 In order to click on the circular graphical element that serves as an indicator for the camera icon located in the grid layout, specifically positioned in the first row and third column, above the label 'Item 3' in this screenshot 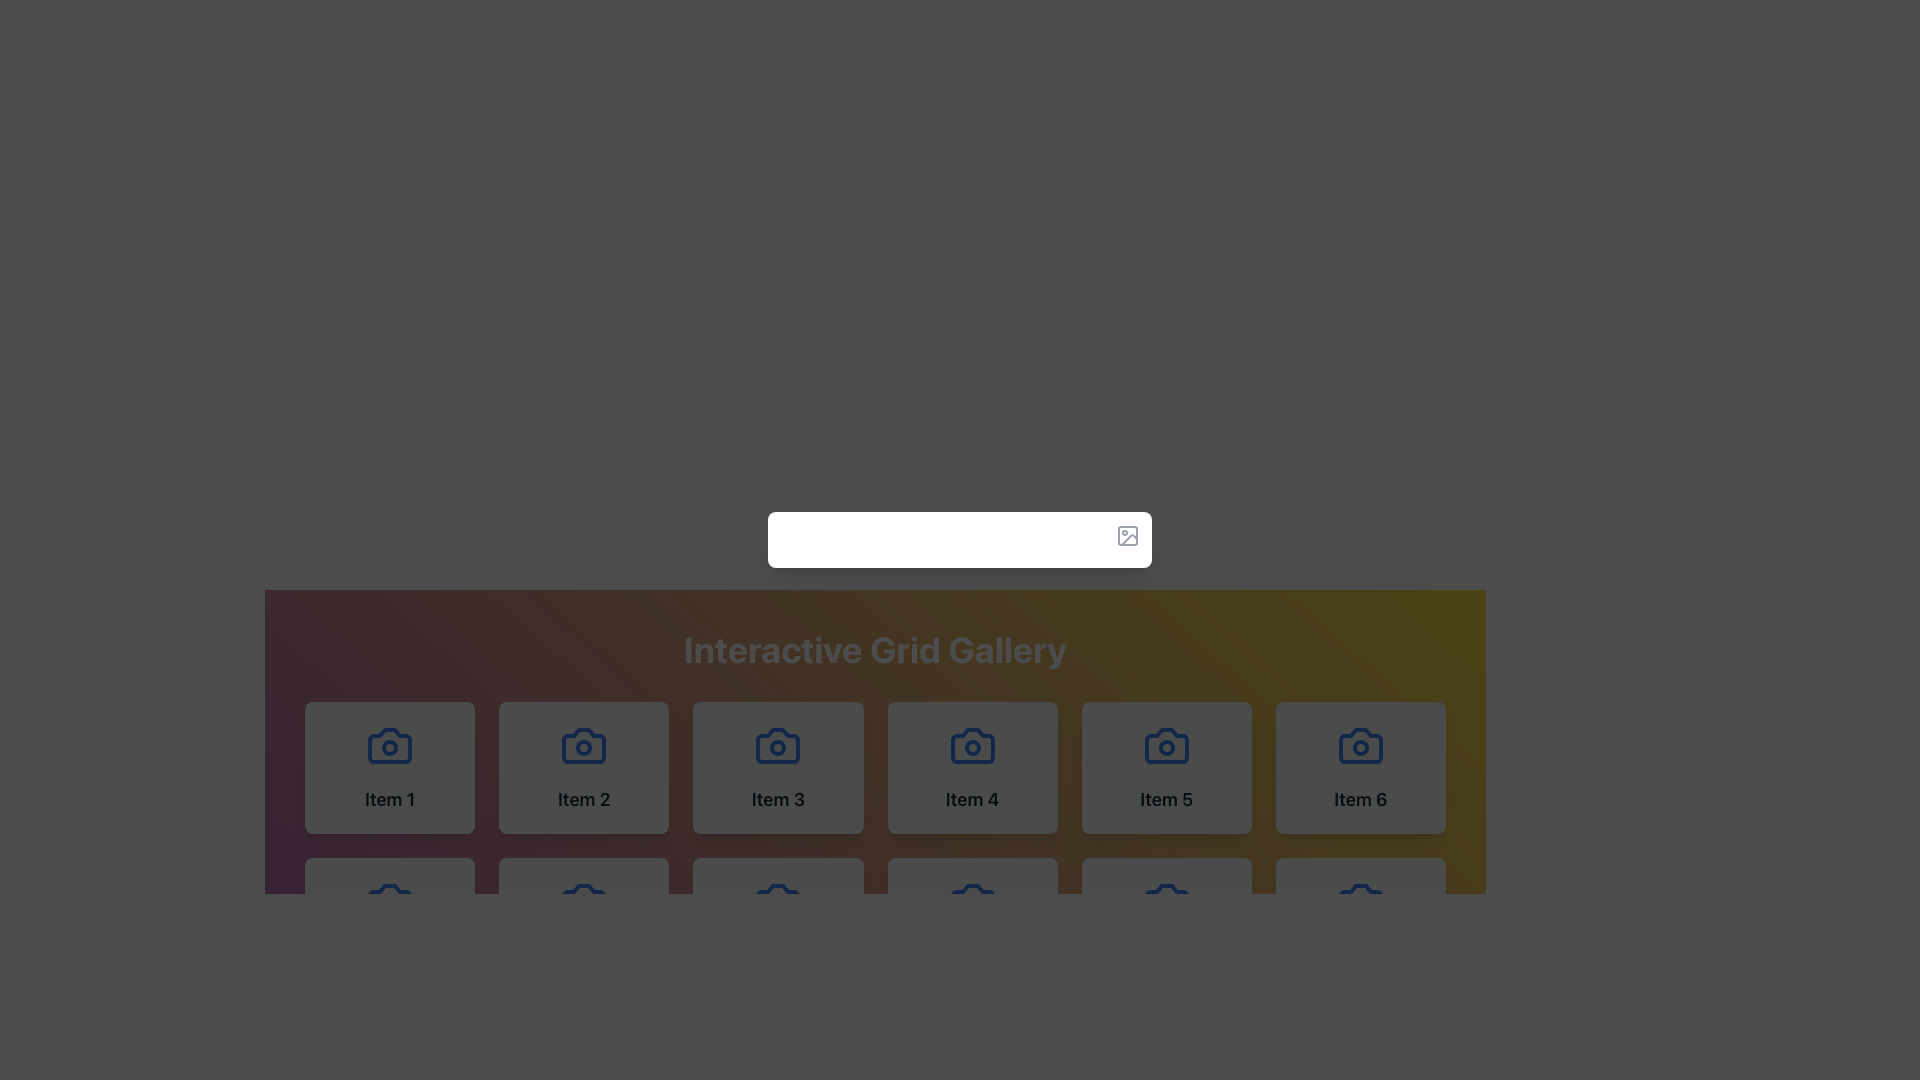, I will do `click(777, 748)`.